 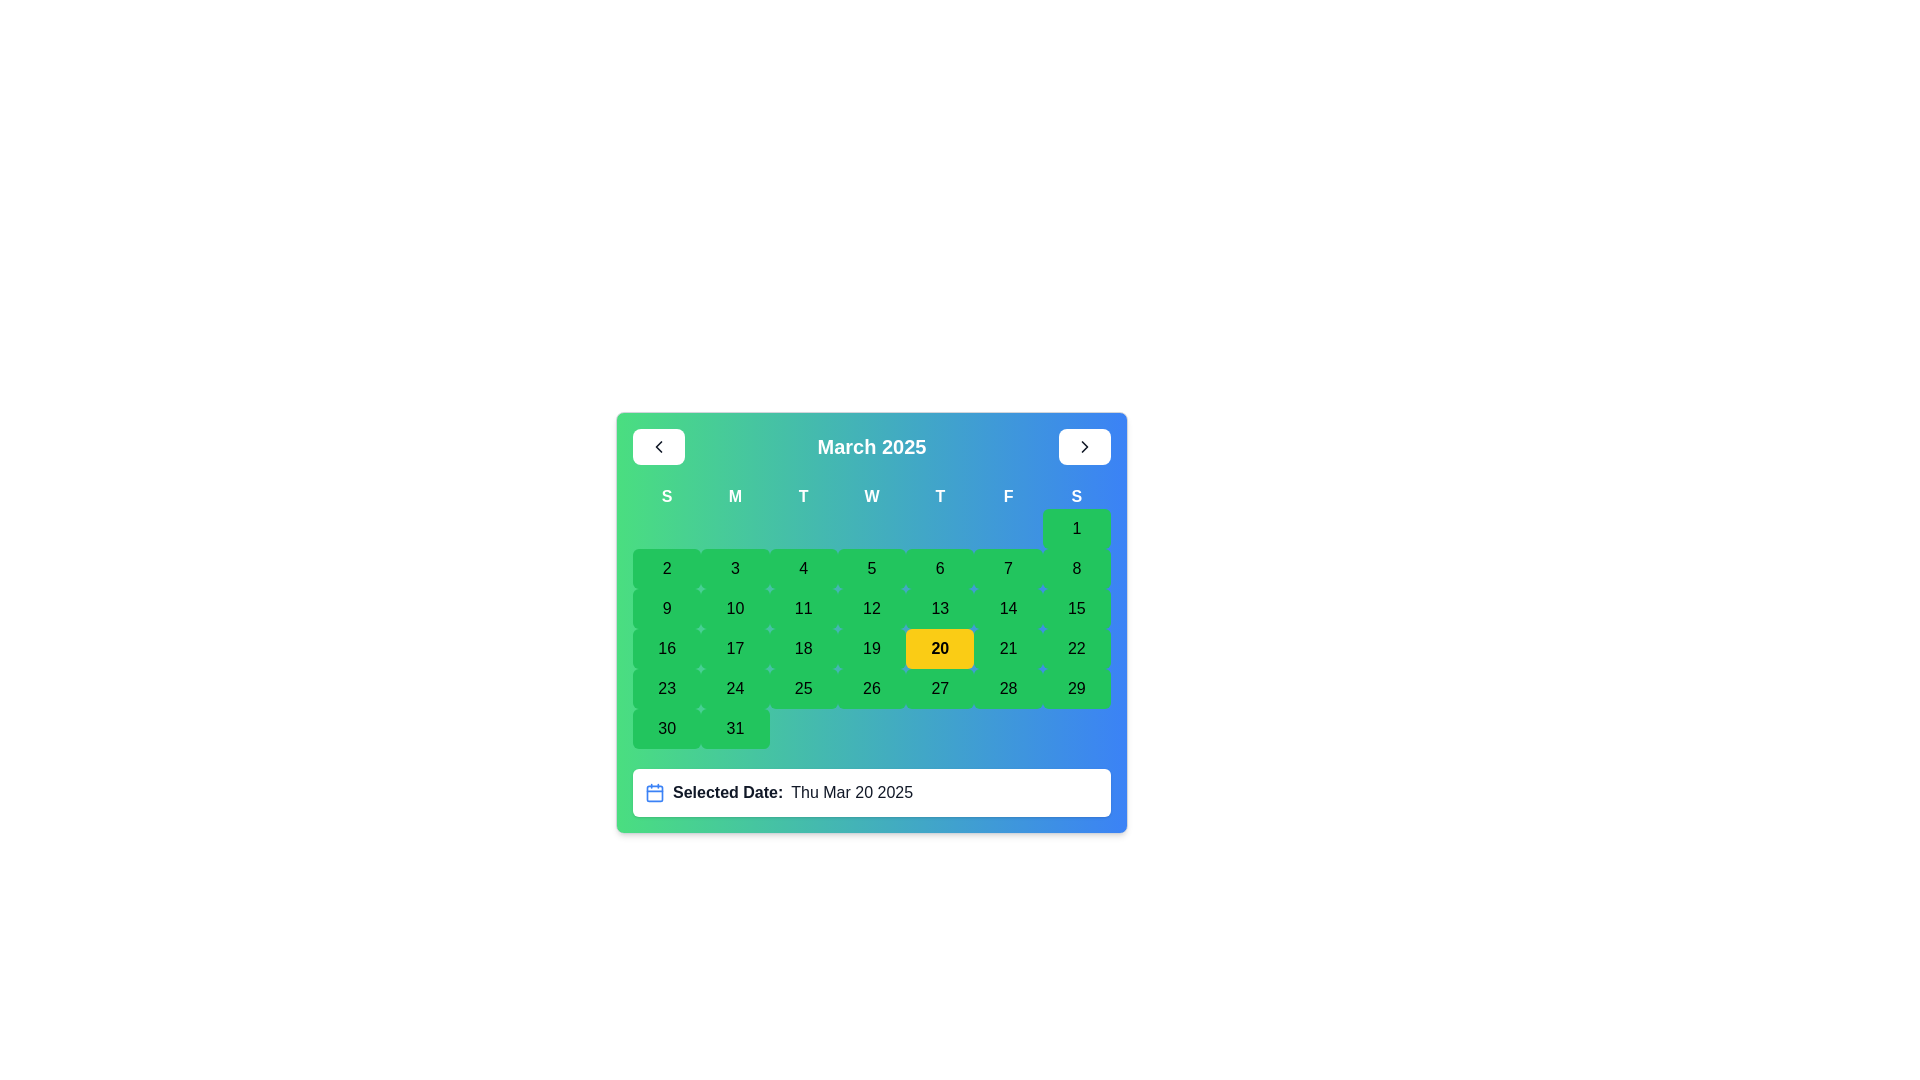 I want to click on the rectangular button displaying the number '4' in bold text, located in the second row, fourth column of the calendar grid, so click(x=803, y=569).